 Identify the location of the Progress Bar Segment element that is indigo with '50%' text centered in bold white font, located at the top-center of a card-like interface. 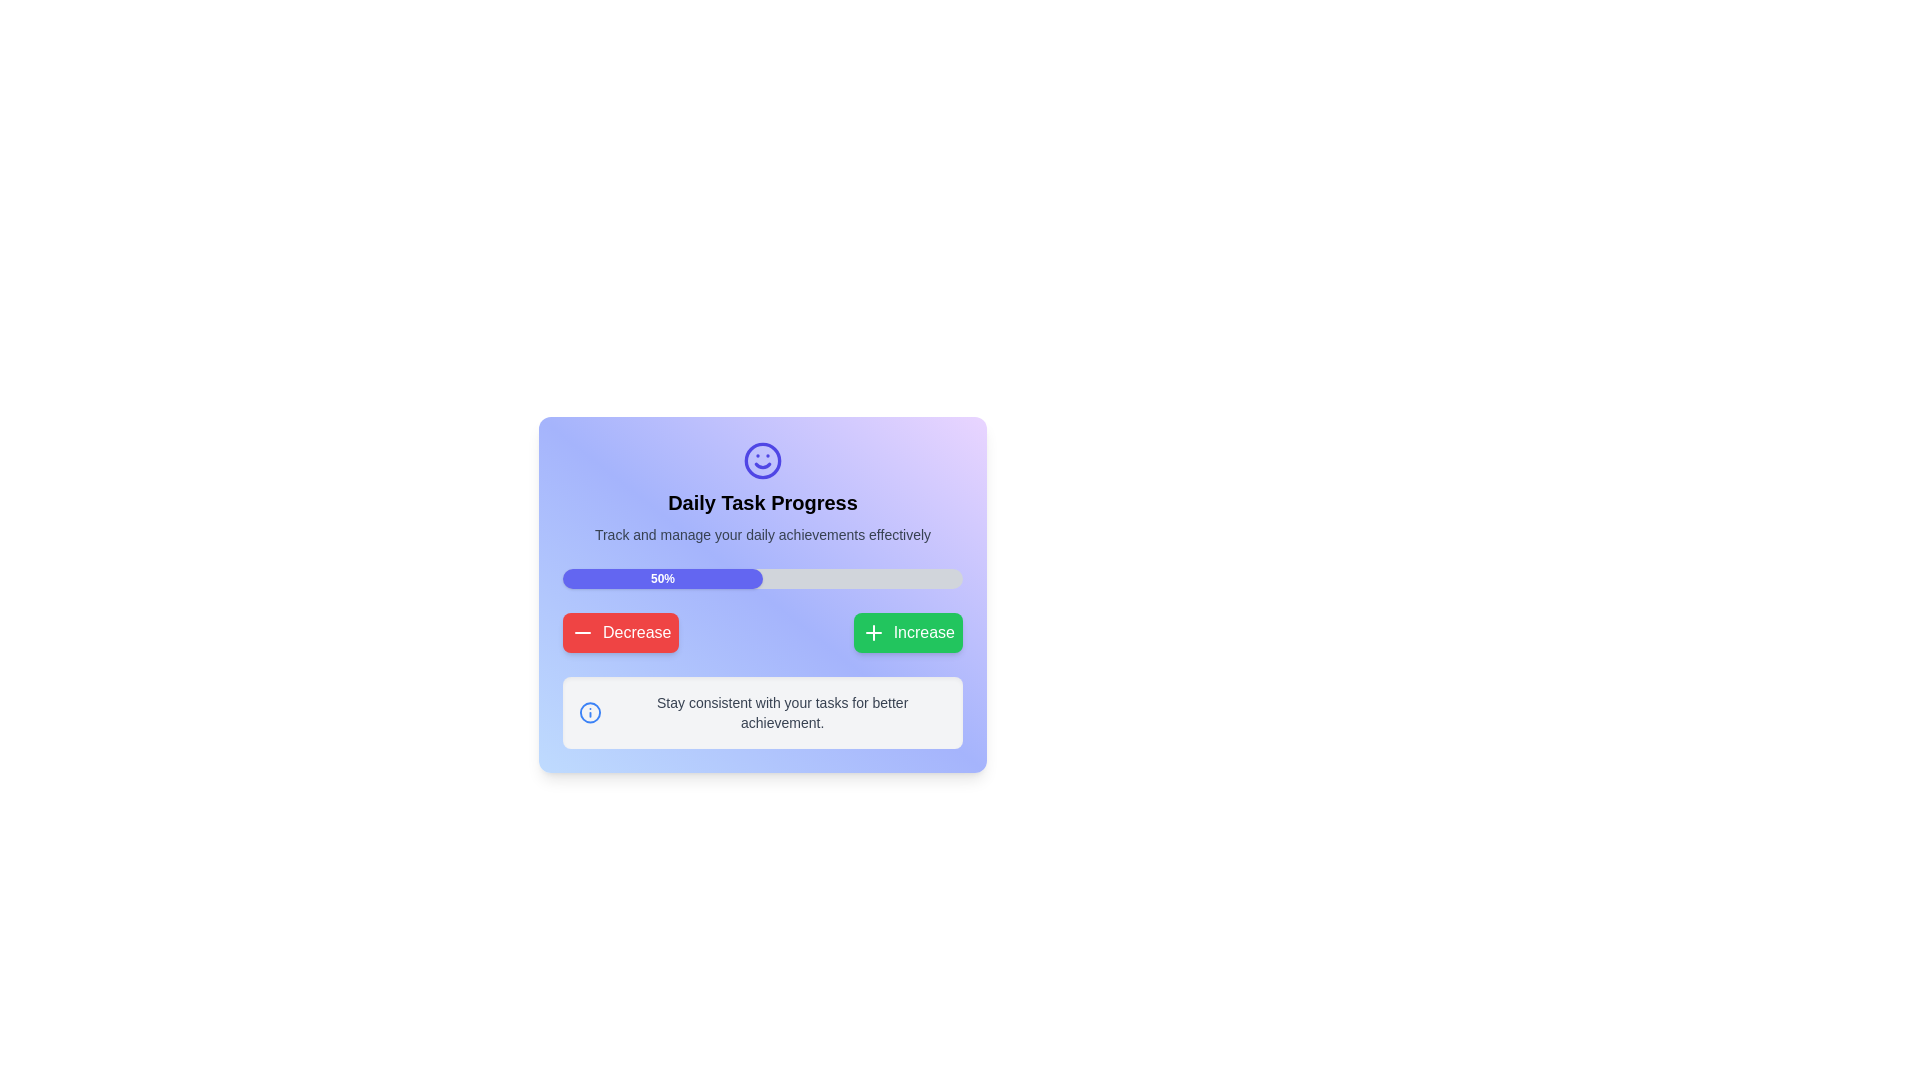
(662, 578).